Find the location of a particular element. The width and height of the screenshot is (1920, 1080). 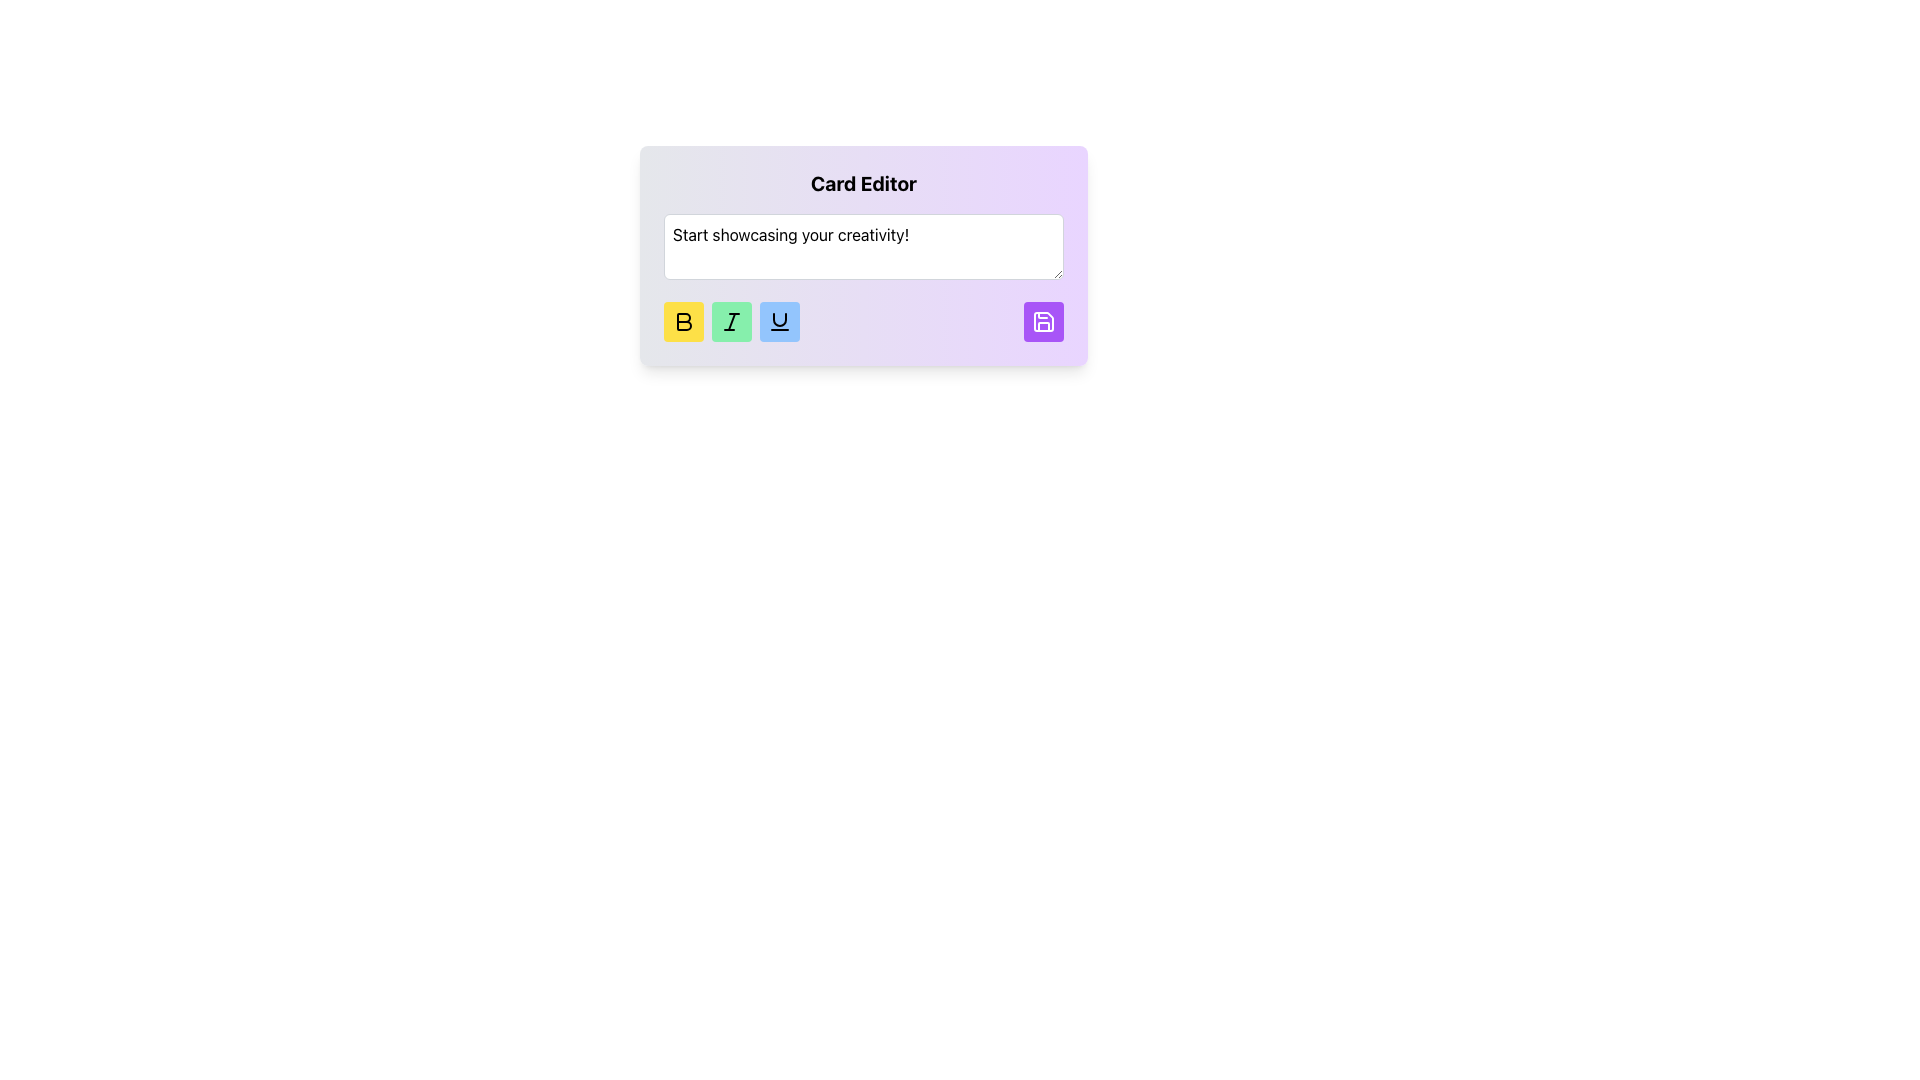

the second button from the left in the sequence of three buttons located at the bottom of the 'Card Editor' modal to apply italic styling to the selected text is located at coordinates (730, 320).